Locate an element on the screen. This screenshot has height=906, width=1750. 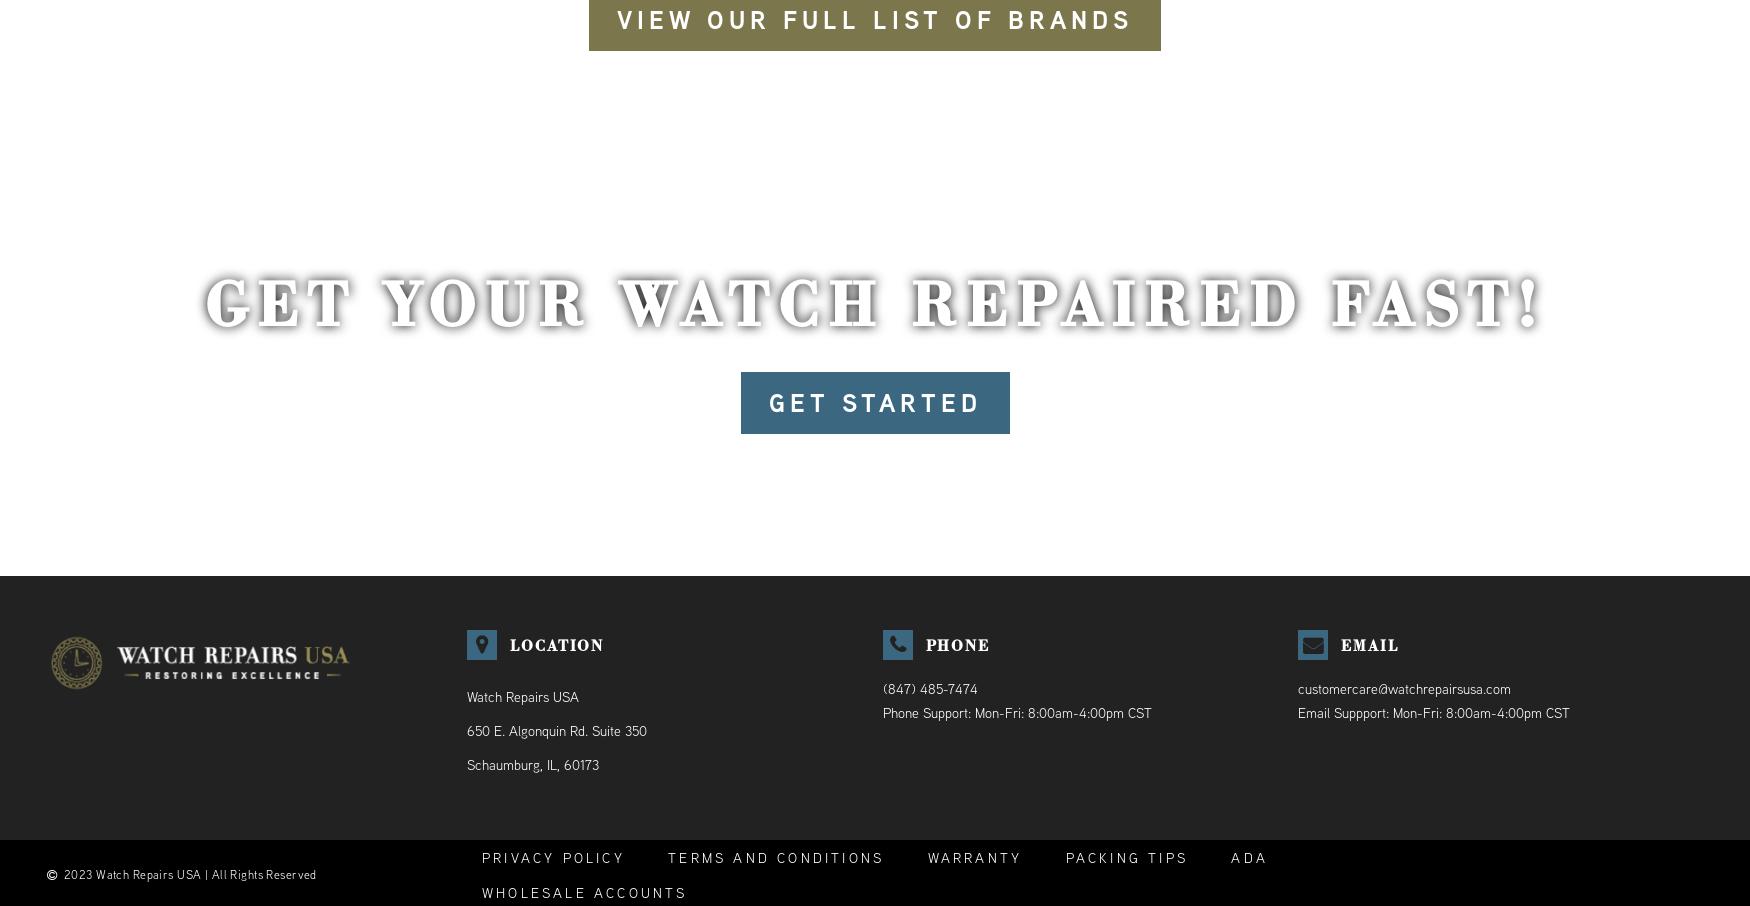
'Watch Repairs USA' is located at coordinates (521, 696).